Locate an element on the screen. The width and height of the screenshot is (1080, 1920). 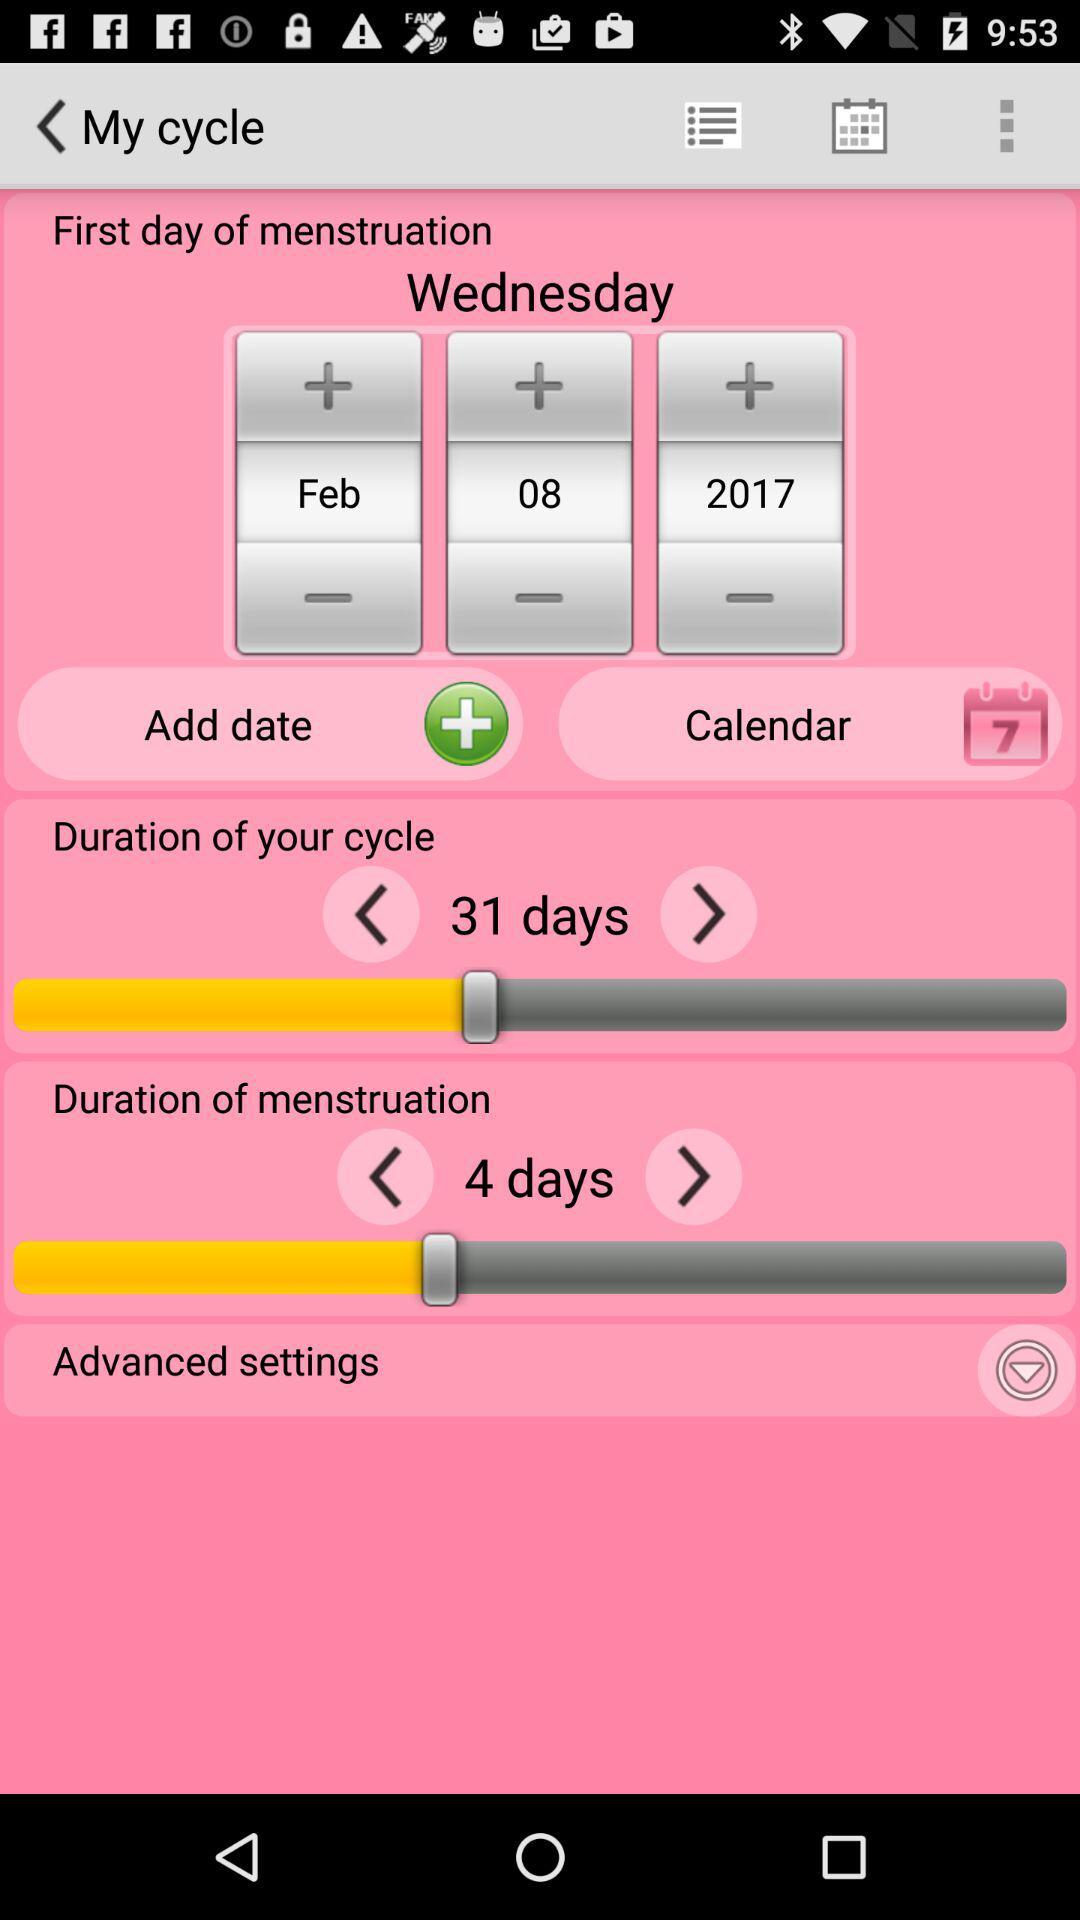
more settings is located at coordinates (1026, 1369).